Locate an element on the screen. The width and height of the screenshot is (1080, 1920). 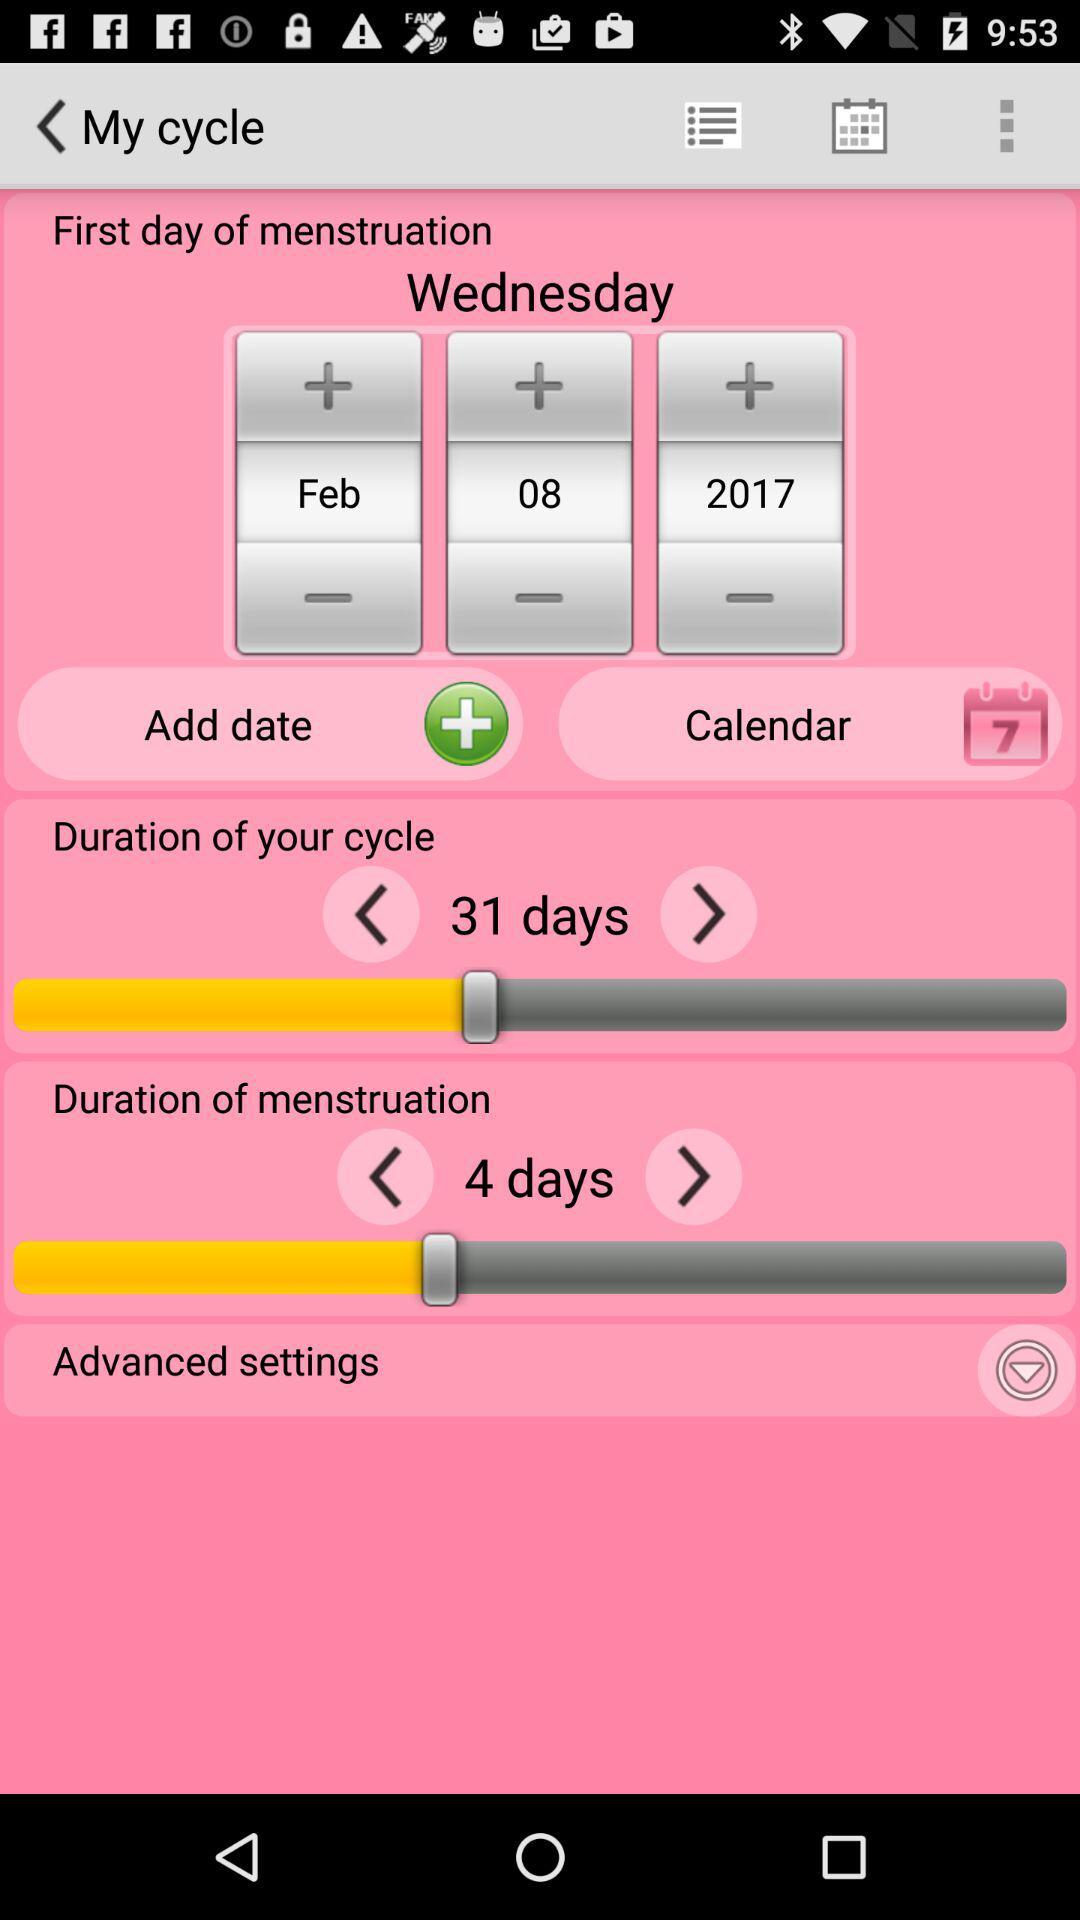
more settings is located at coordinates (1026, 1369).